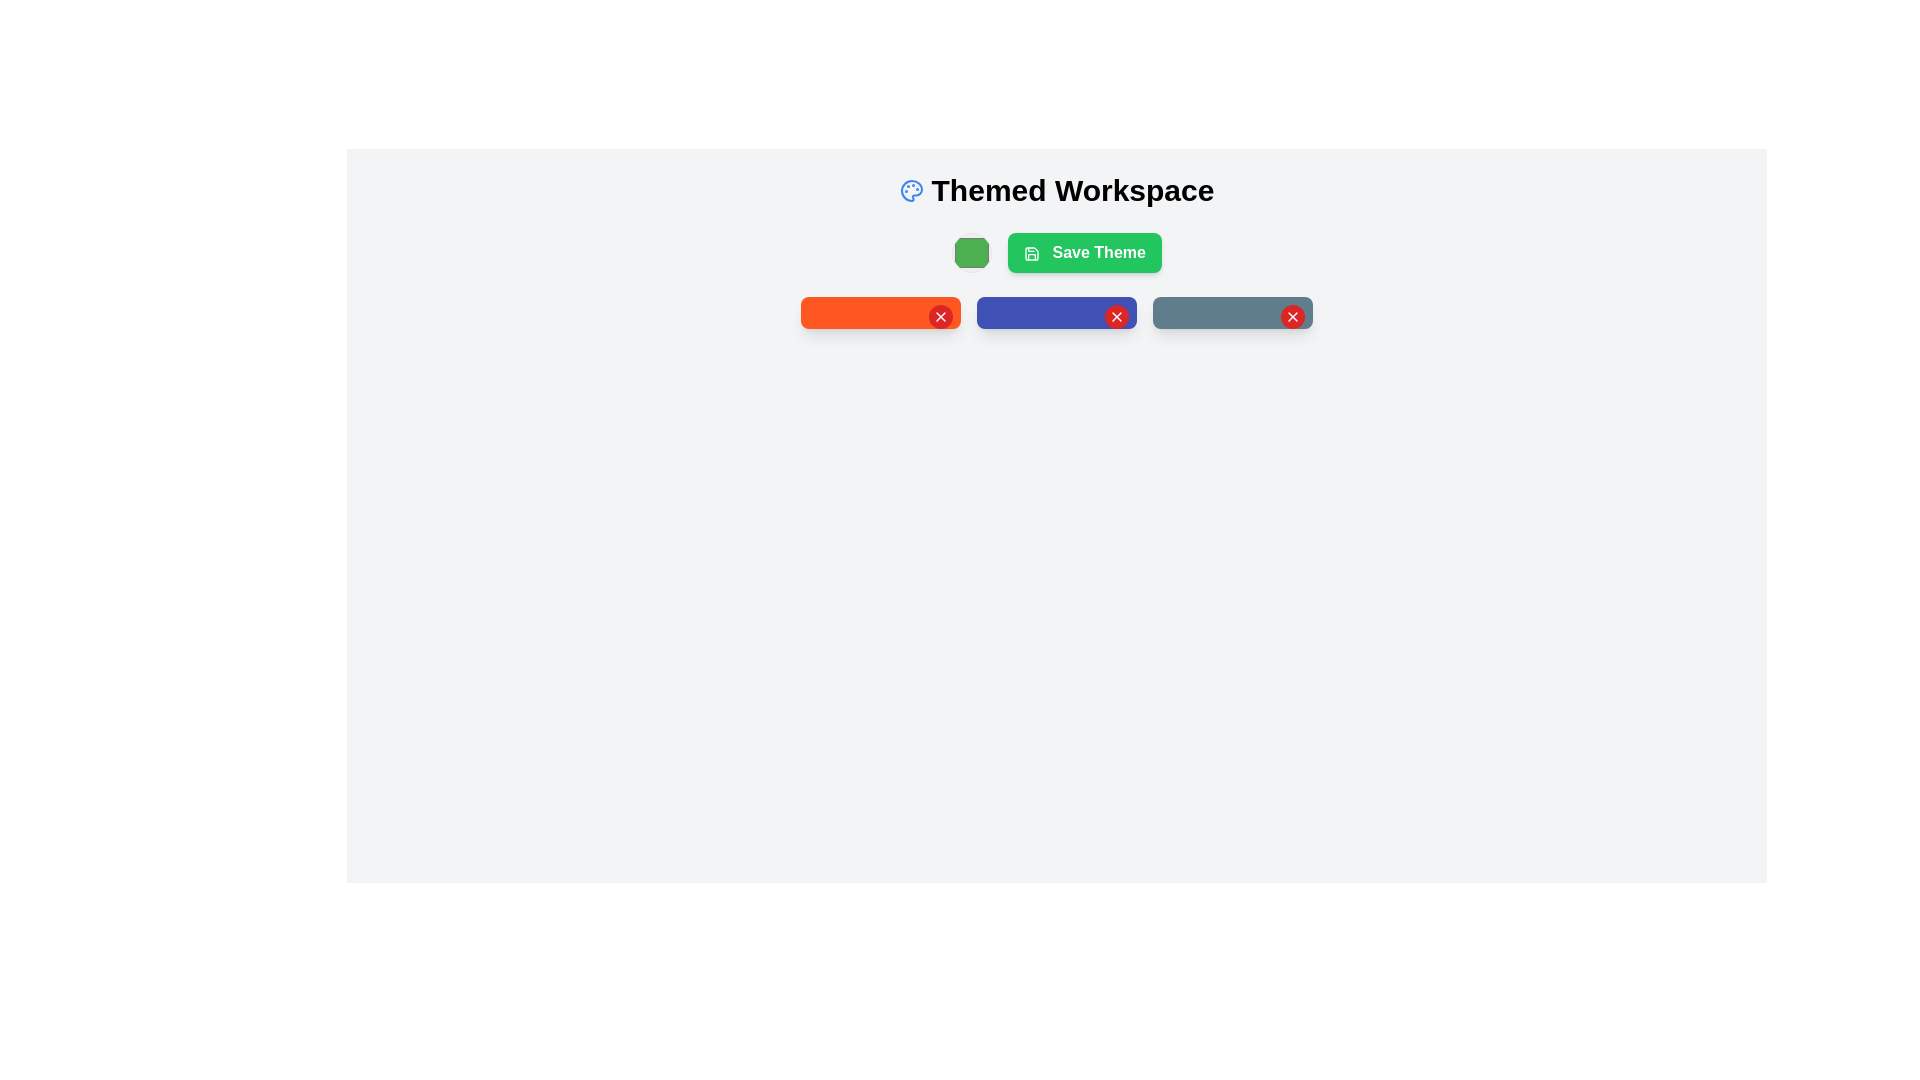  Describe the element at coordinates (1055, 191) in the screenshot. I see `the header Text label located at the top center of the interface, which serves as the title for the UI section` at that location.